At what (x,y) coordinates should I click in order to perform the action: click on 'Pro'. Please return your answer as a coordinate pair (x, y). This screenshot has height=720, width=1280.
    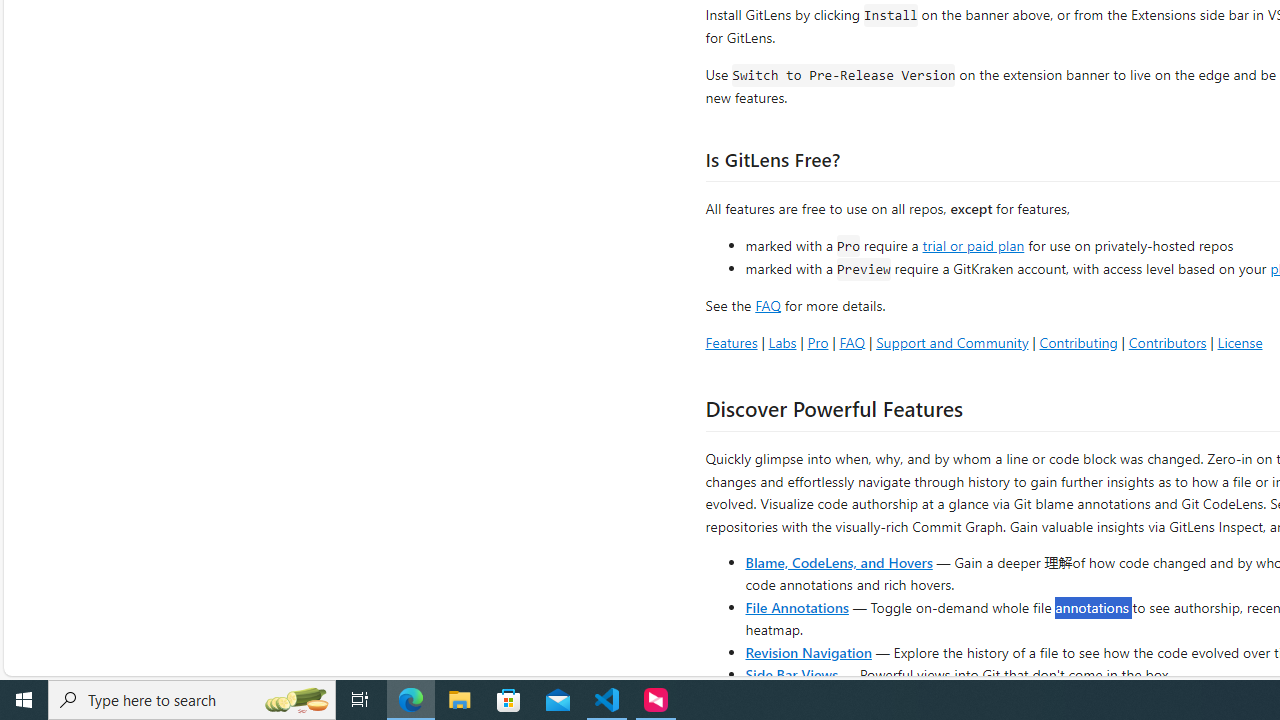
    Looking at the image, I should click on (817, 341).